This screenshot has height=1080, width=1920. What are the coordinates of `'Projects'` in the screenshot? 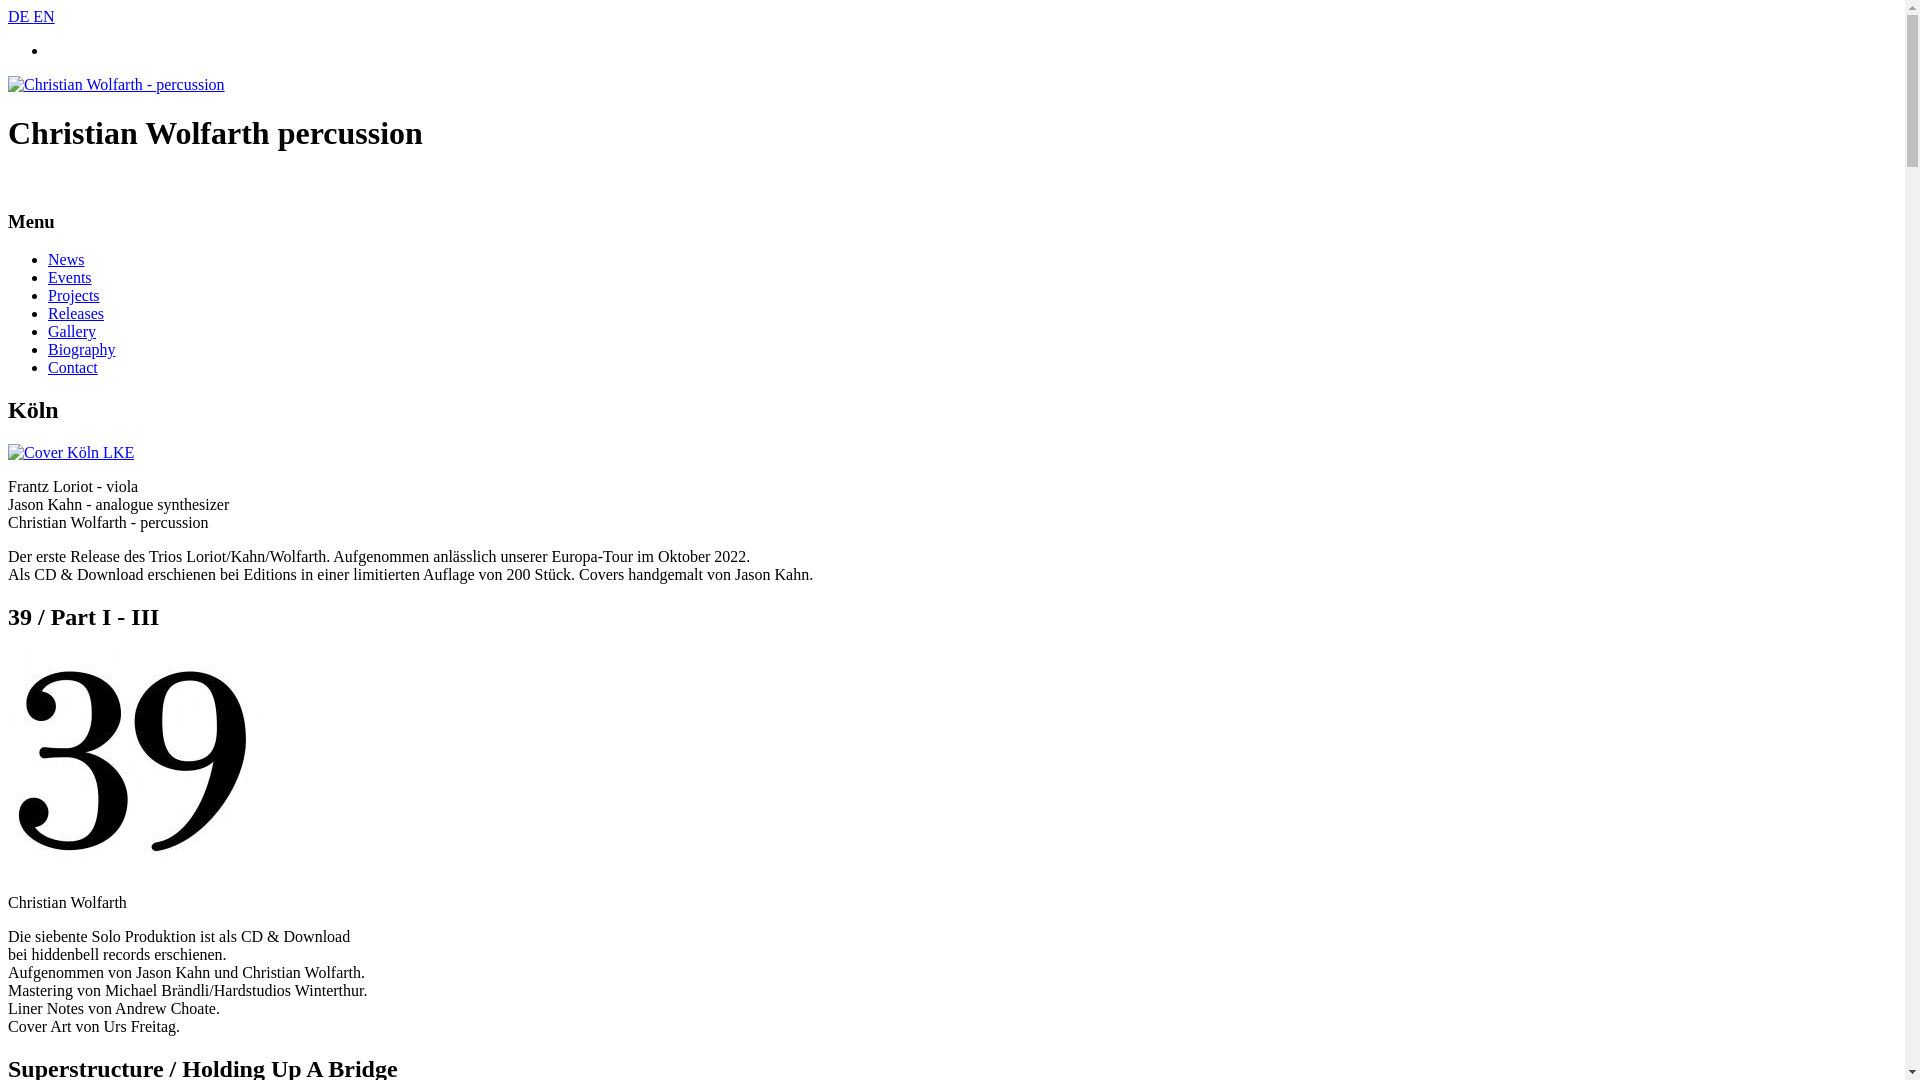 It's located at (73, 295).